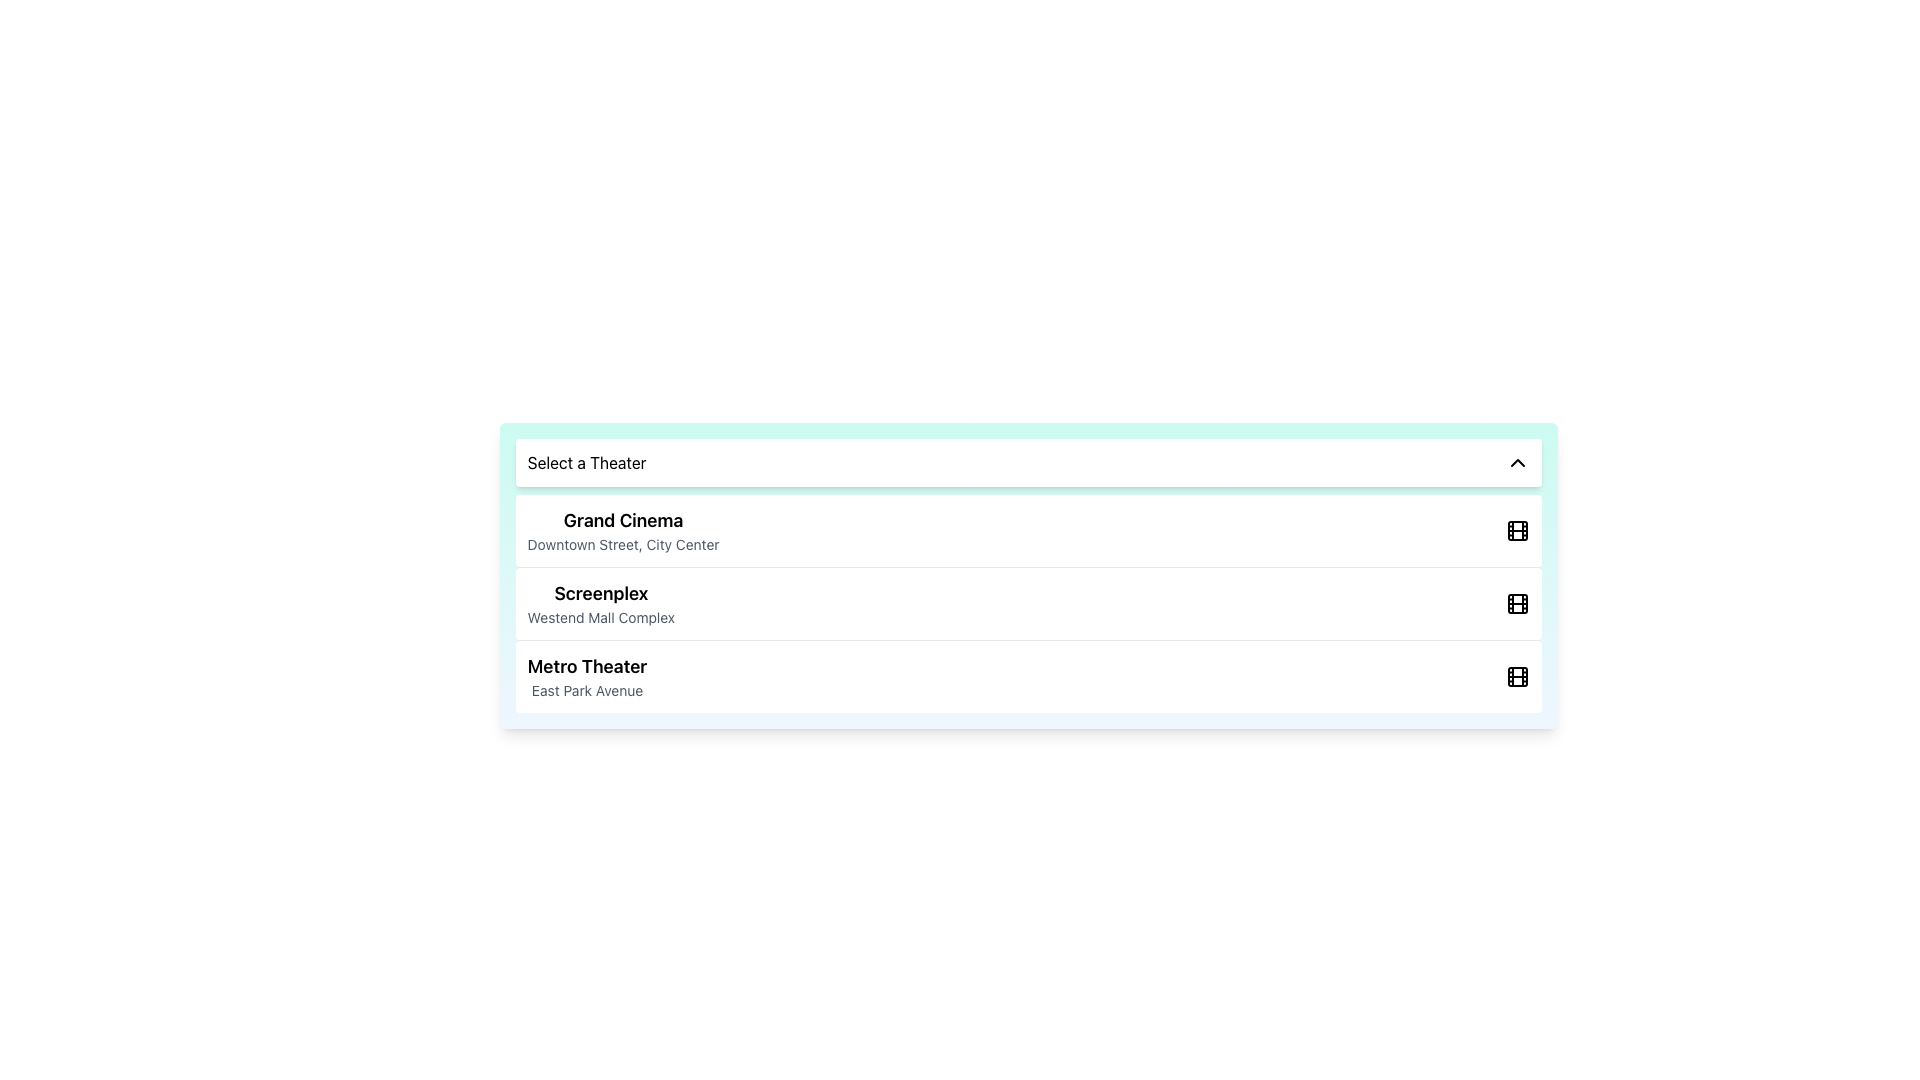 This screenshot has width=1920, height=1080. I want to click on the static text element that identifies the theater named 'Screenplex' and 'Westend Mall Complex', located in the middle entry of the list of theaters, so click(600, 593).